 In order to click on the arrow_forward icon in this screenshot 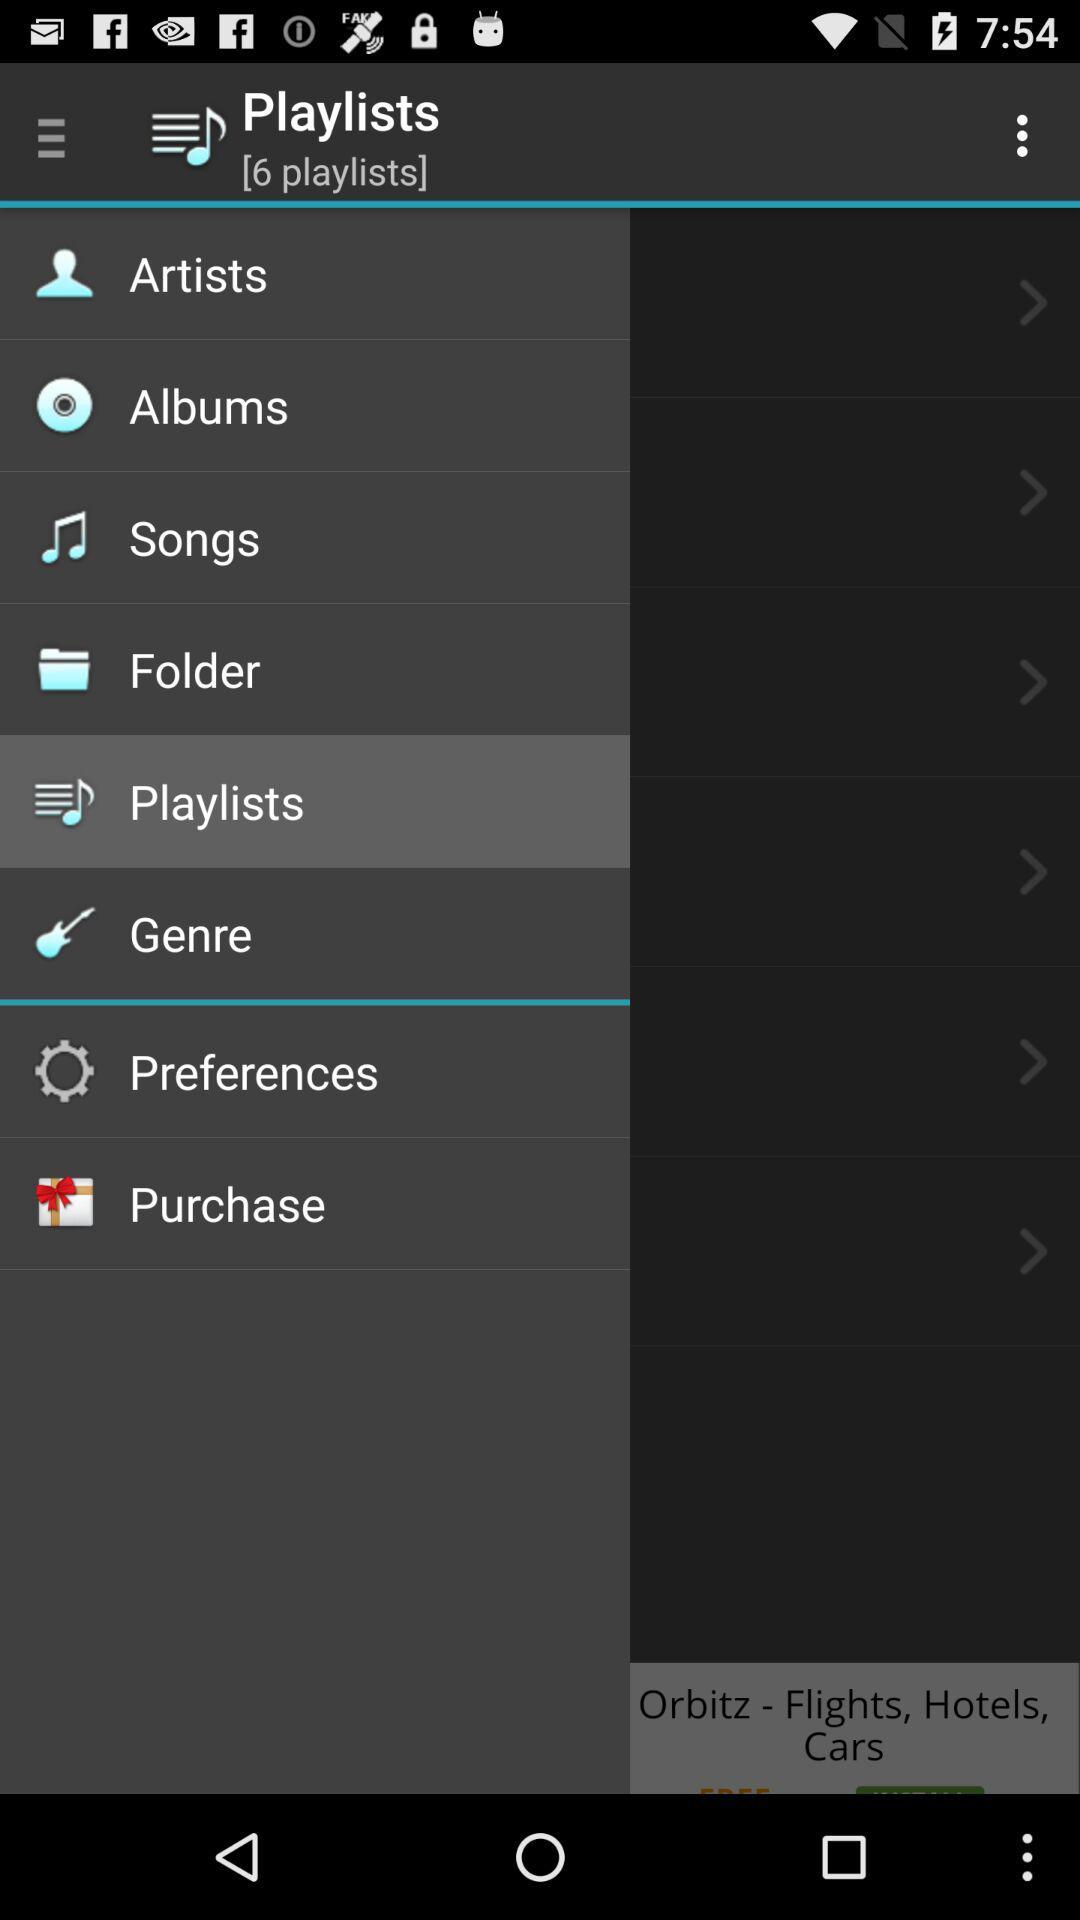, I will do `click(993, 323)`.